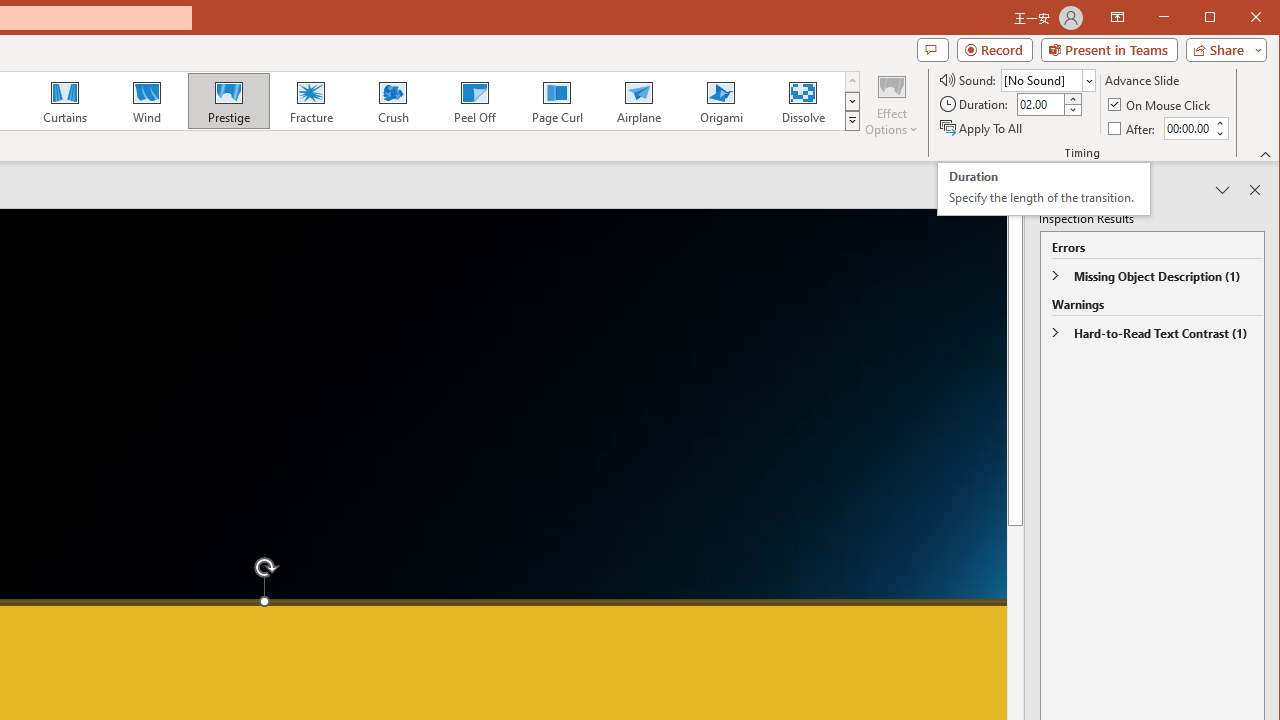 The height and width of the screenshot is (720, 1280). Describe the element at coordinates (392, 100) in the screenshot. I see `'Crush'` at that location.